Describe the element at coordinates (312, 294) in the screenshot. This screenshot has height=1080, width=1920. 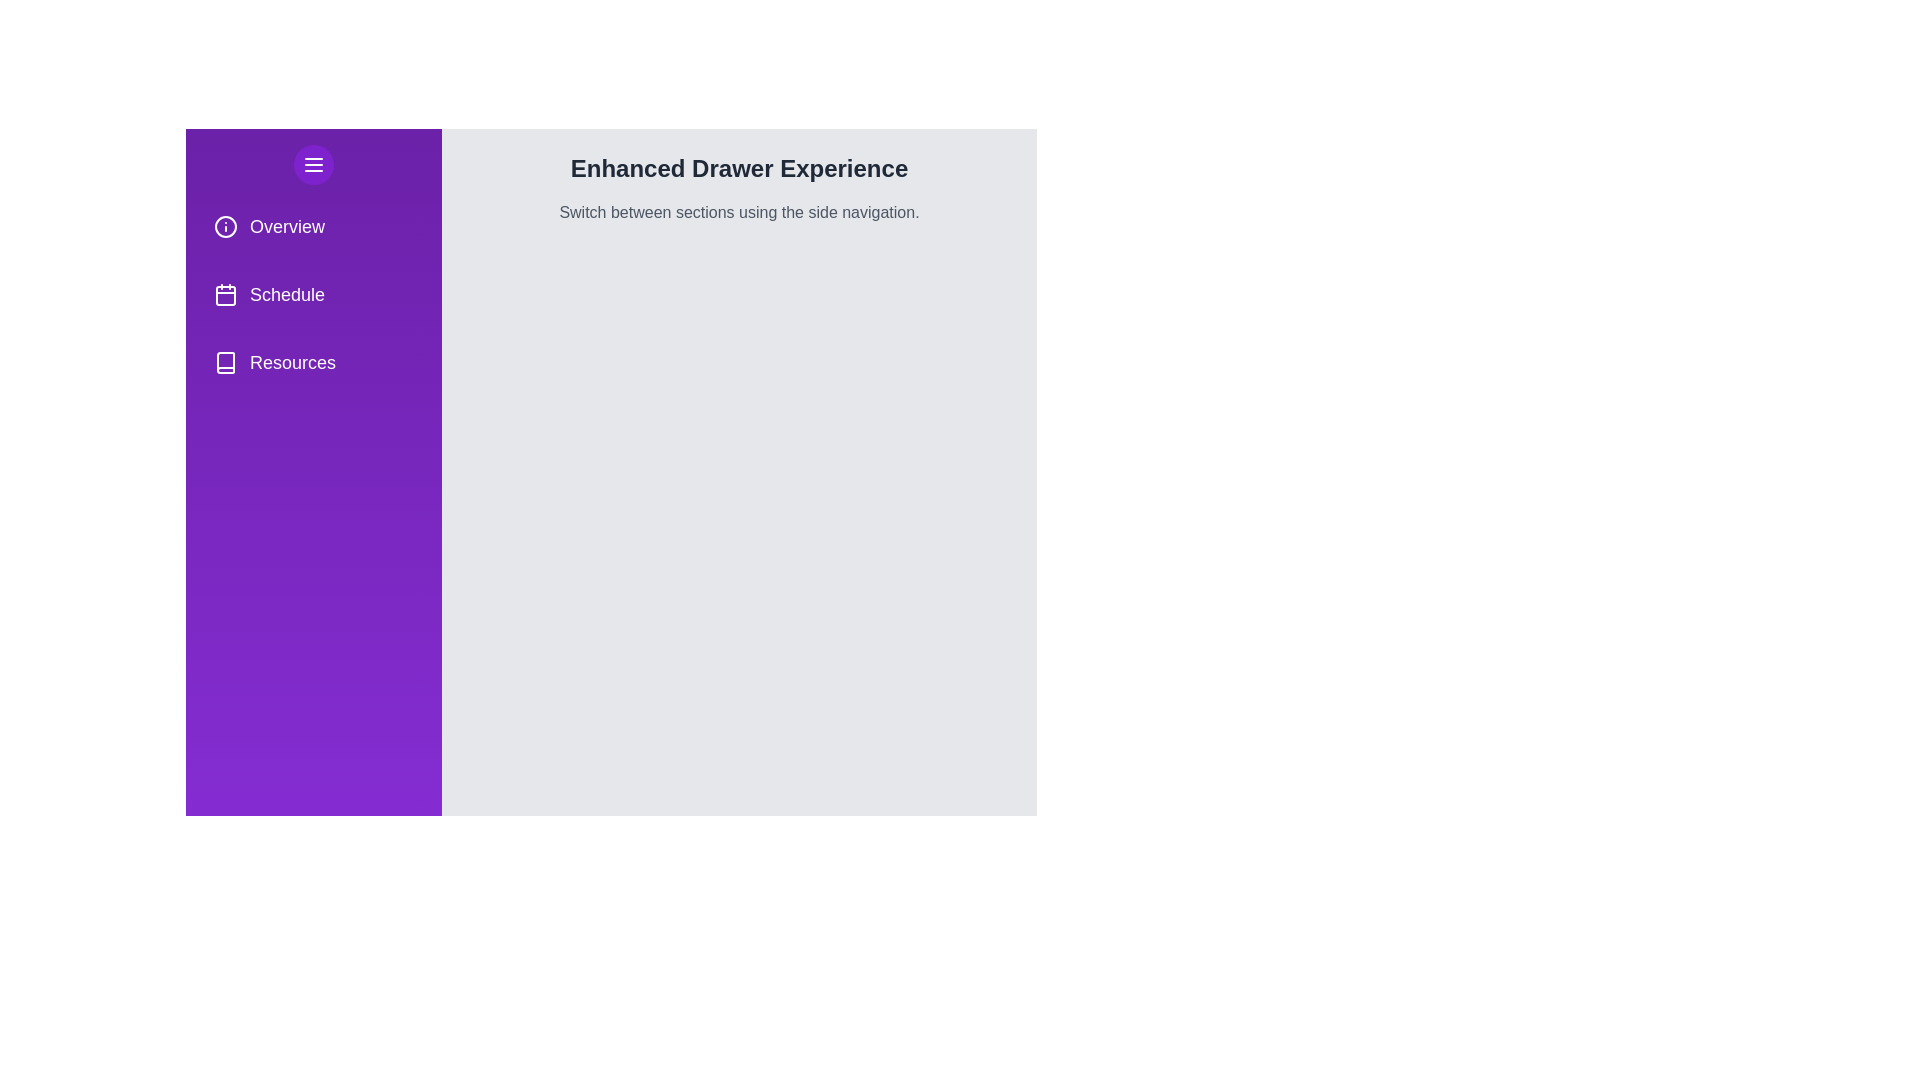
I see `the menu item Schedule to observe visual feedback` at that location.